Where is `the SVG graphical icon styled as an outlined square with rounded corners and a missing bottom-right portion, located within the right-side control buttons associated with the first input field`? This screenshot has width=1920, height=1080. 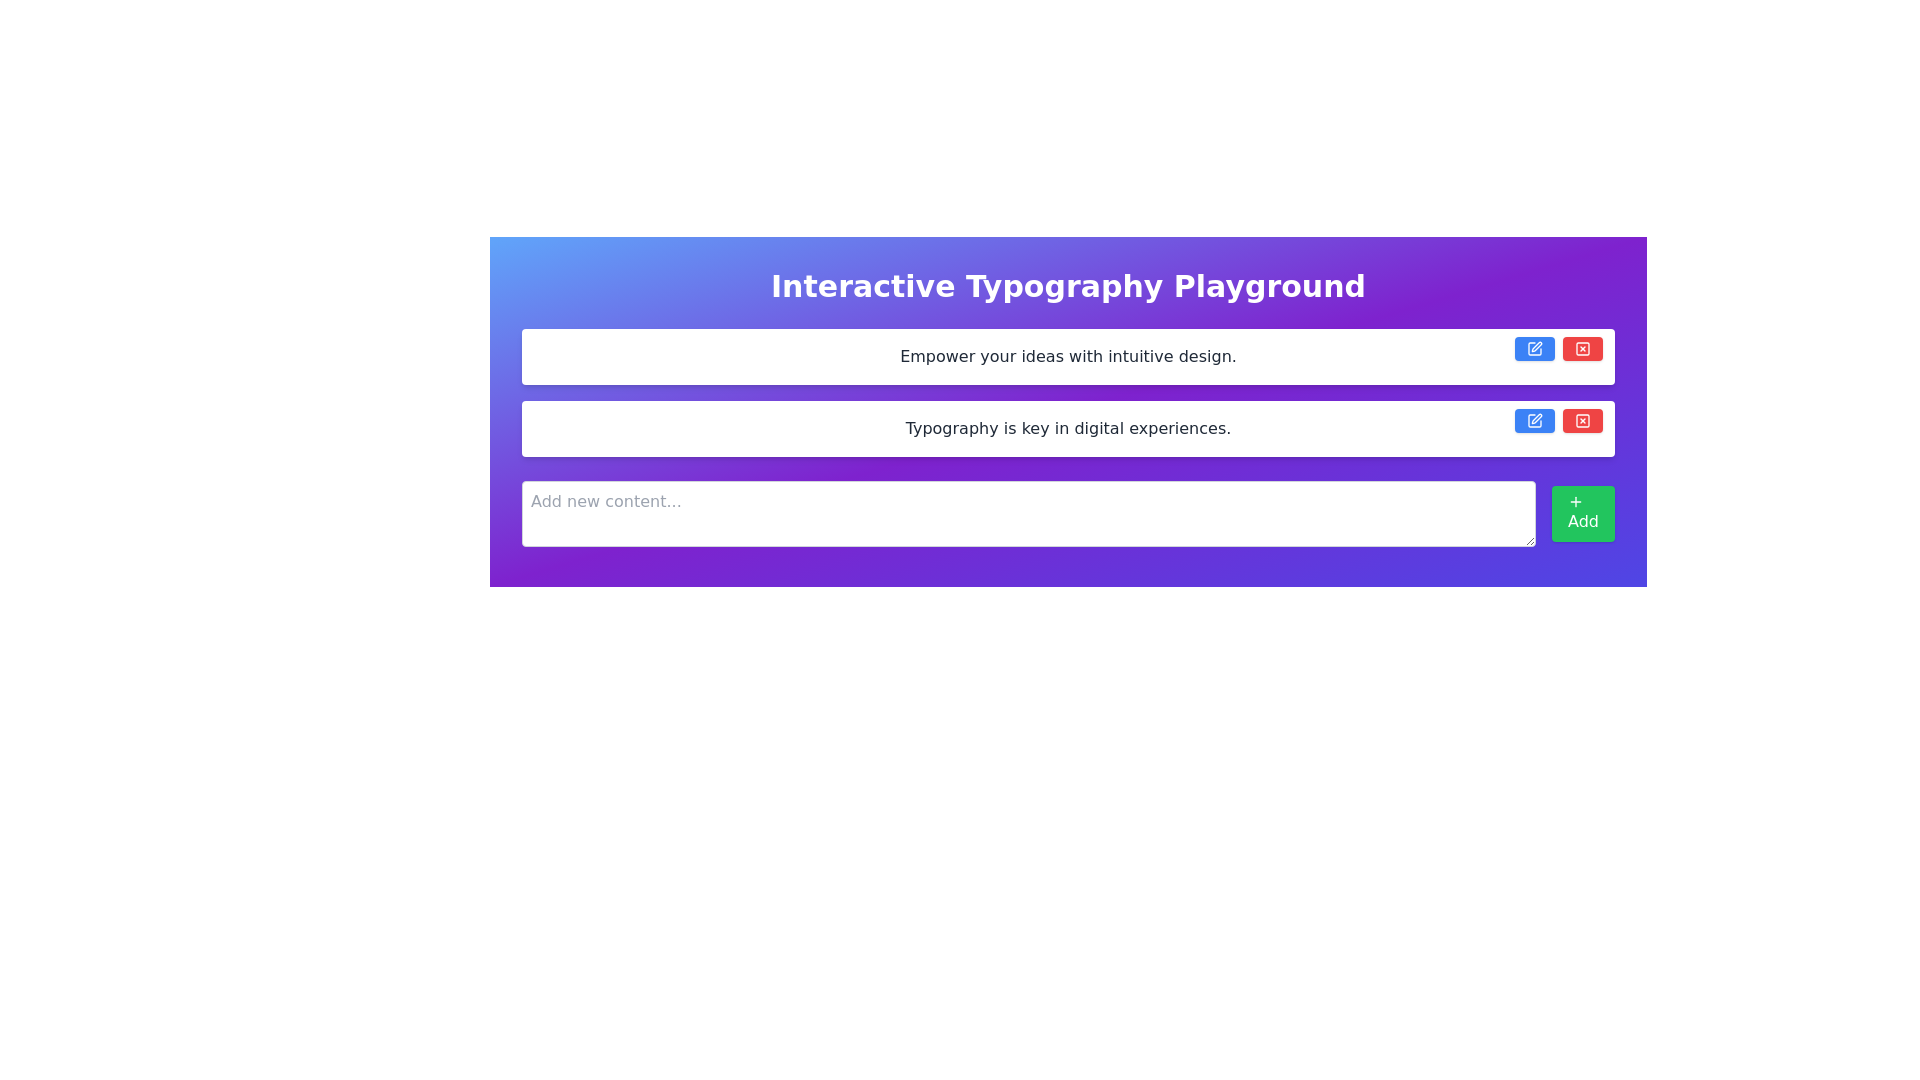
the SVG graphical icon styled as an outlined square with rounded corners and a missing bottom-right portion, located within the right-side control buttons associated with the first input field is located at coordinates (1534, 347).